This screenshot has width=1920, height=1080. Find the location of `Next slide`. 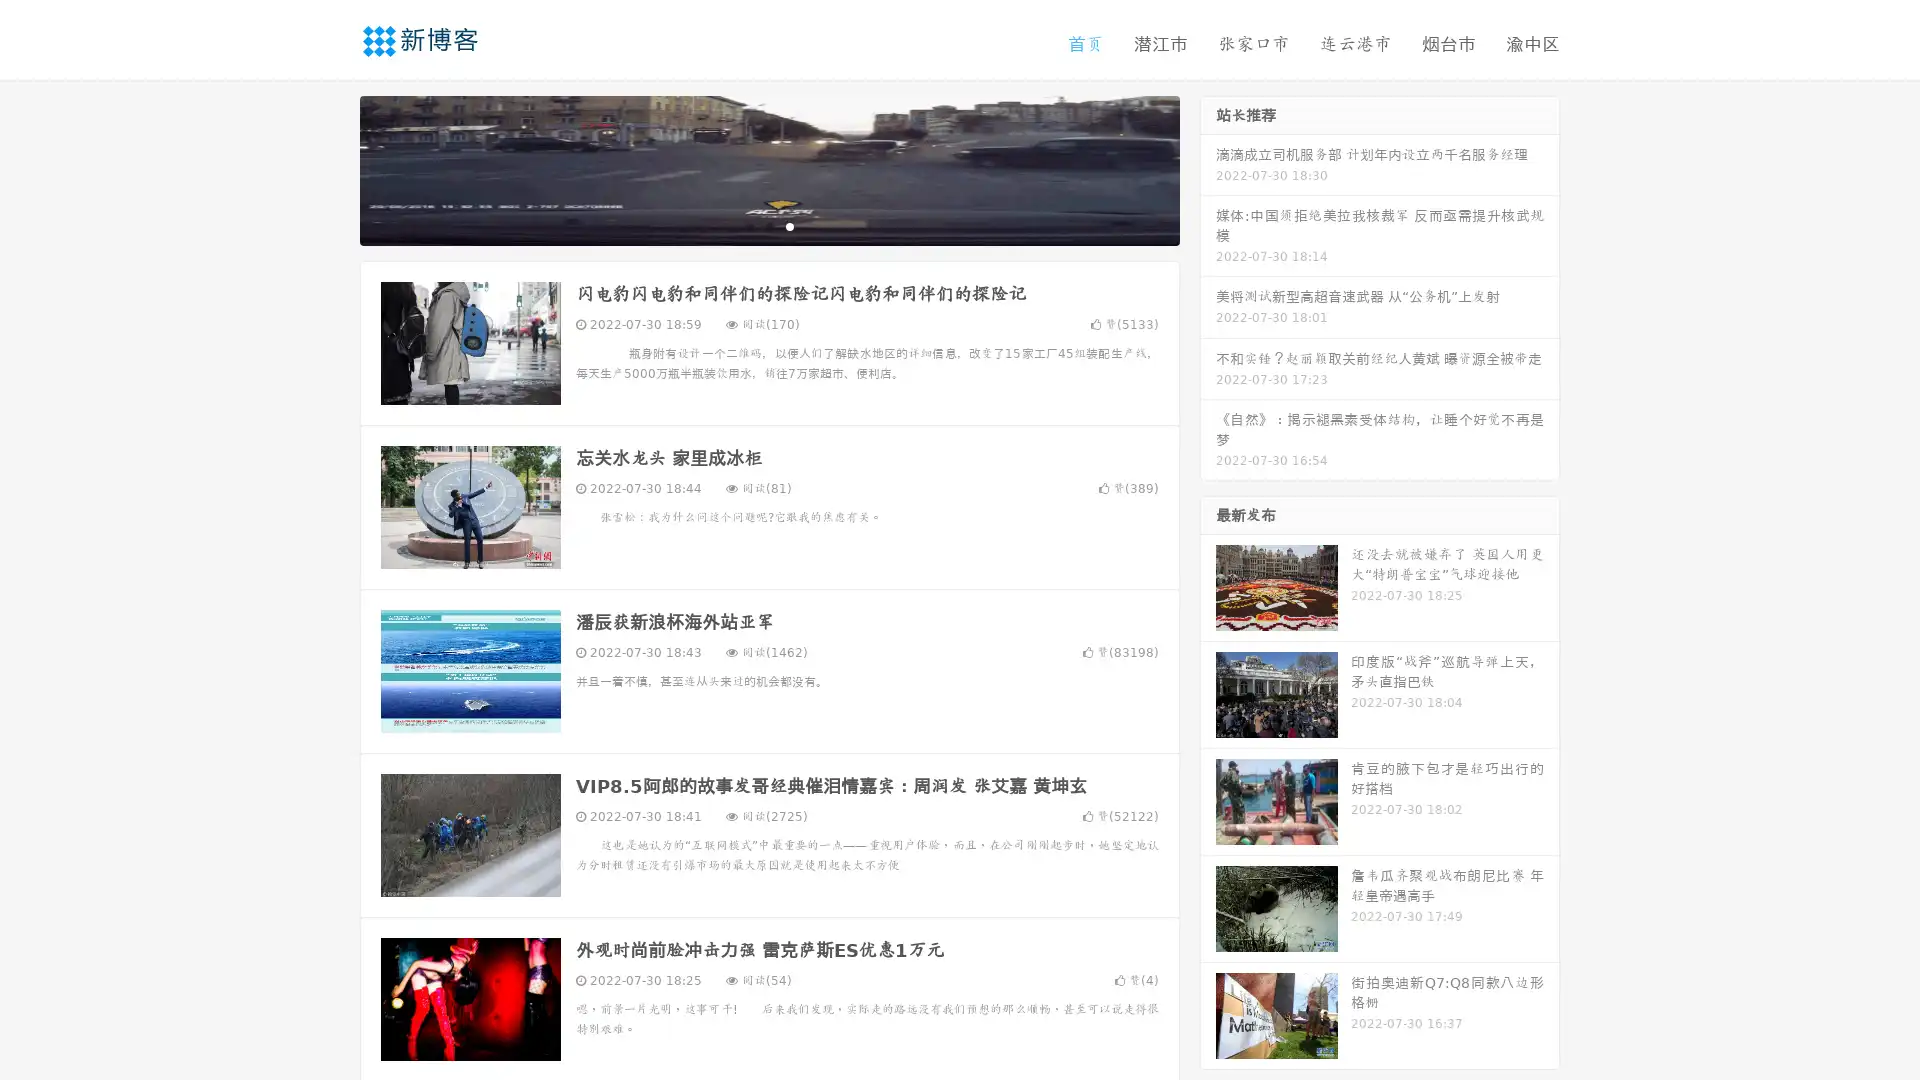

Next slide is located at coordinates (1208, 168).